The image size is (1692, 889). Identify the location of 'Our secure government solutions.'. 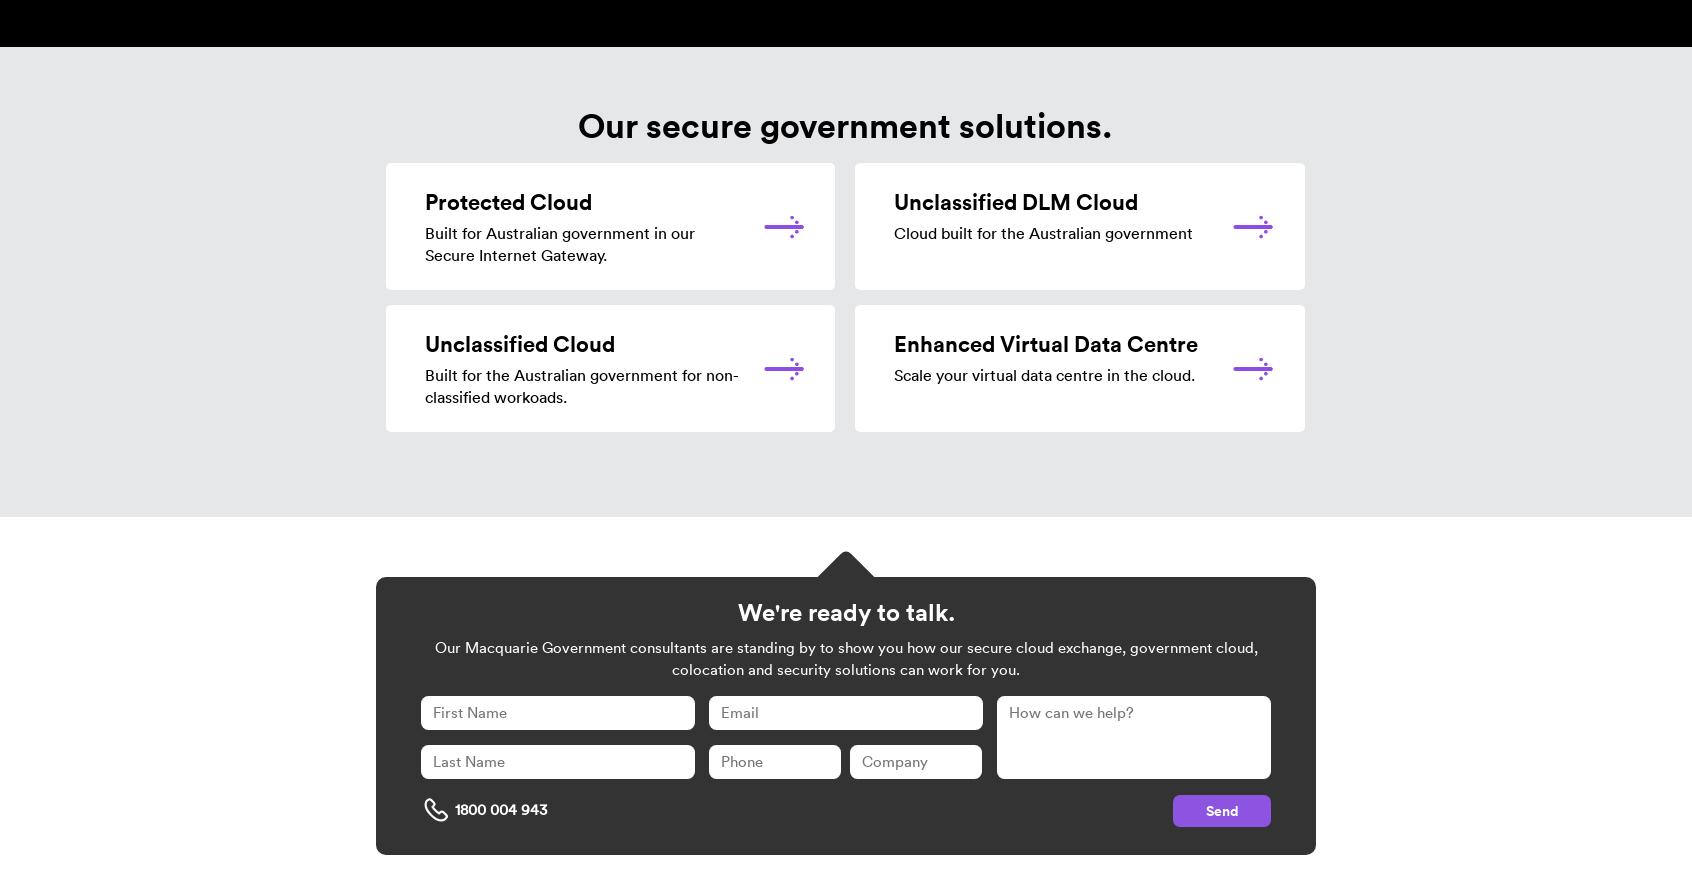
(845, 123).